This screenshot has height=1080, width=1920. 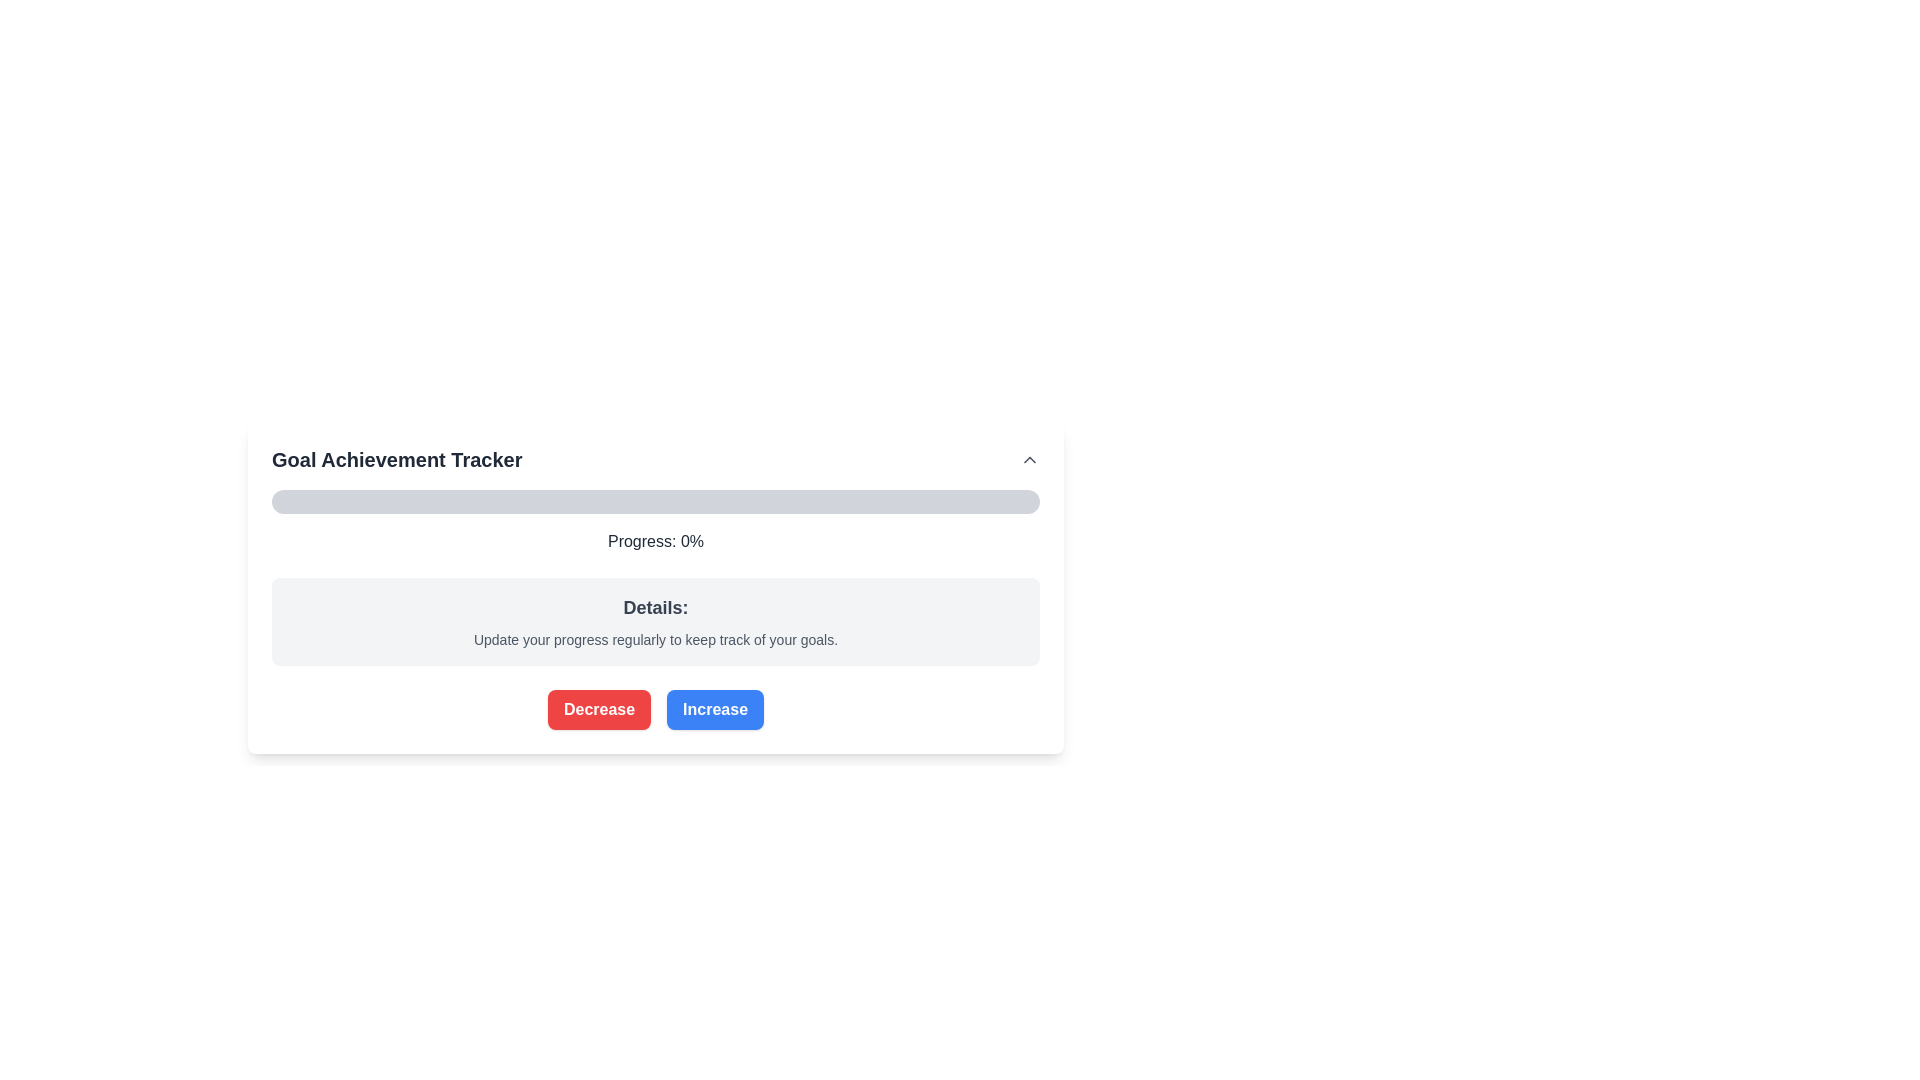 I want to click on the 'Increase' button, which is a rectangular button with a blue background and white, bold, capitalized text, located in the bottom section of the interface, so click(x=715, y=708).